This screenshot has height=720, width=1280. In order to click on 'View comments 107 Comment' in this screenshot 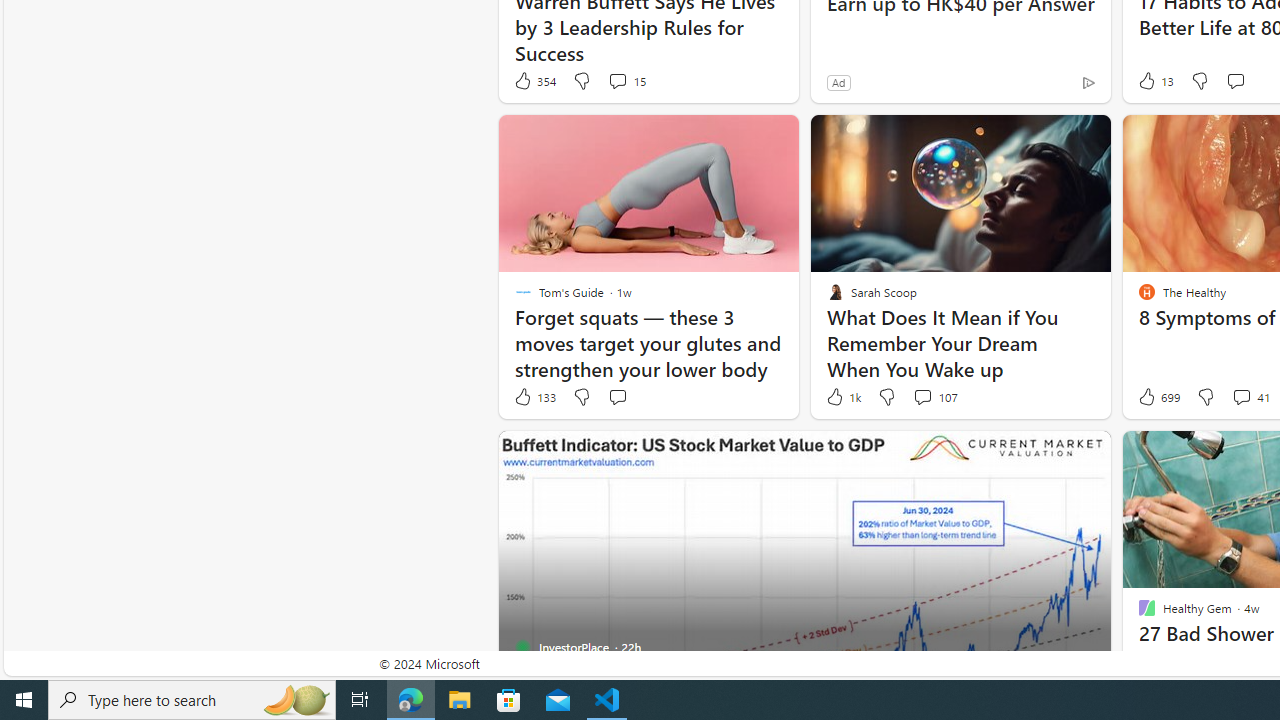, I will do `click(921, 397)`.